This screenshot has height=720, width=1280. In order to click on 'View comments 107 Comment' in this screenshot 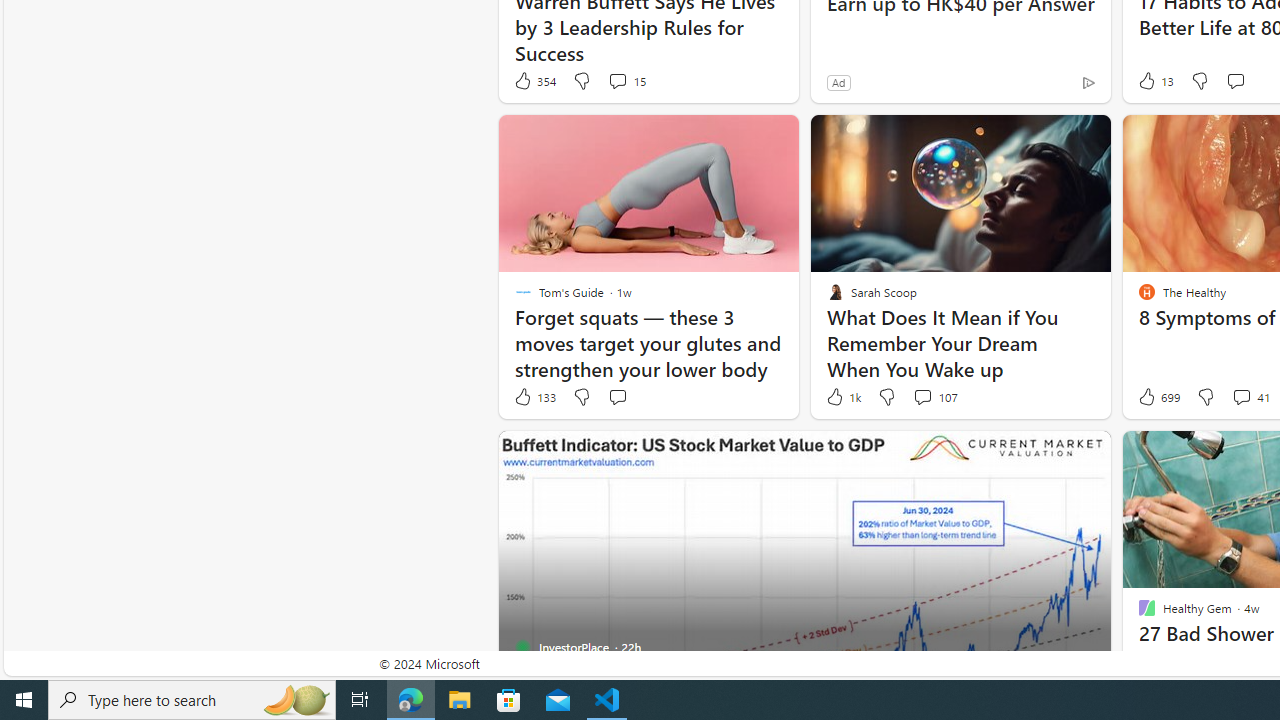, I will do `click(921, 397)`.